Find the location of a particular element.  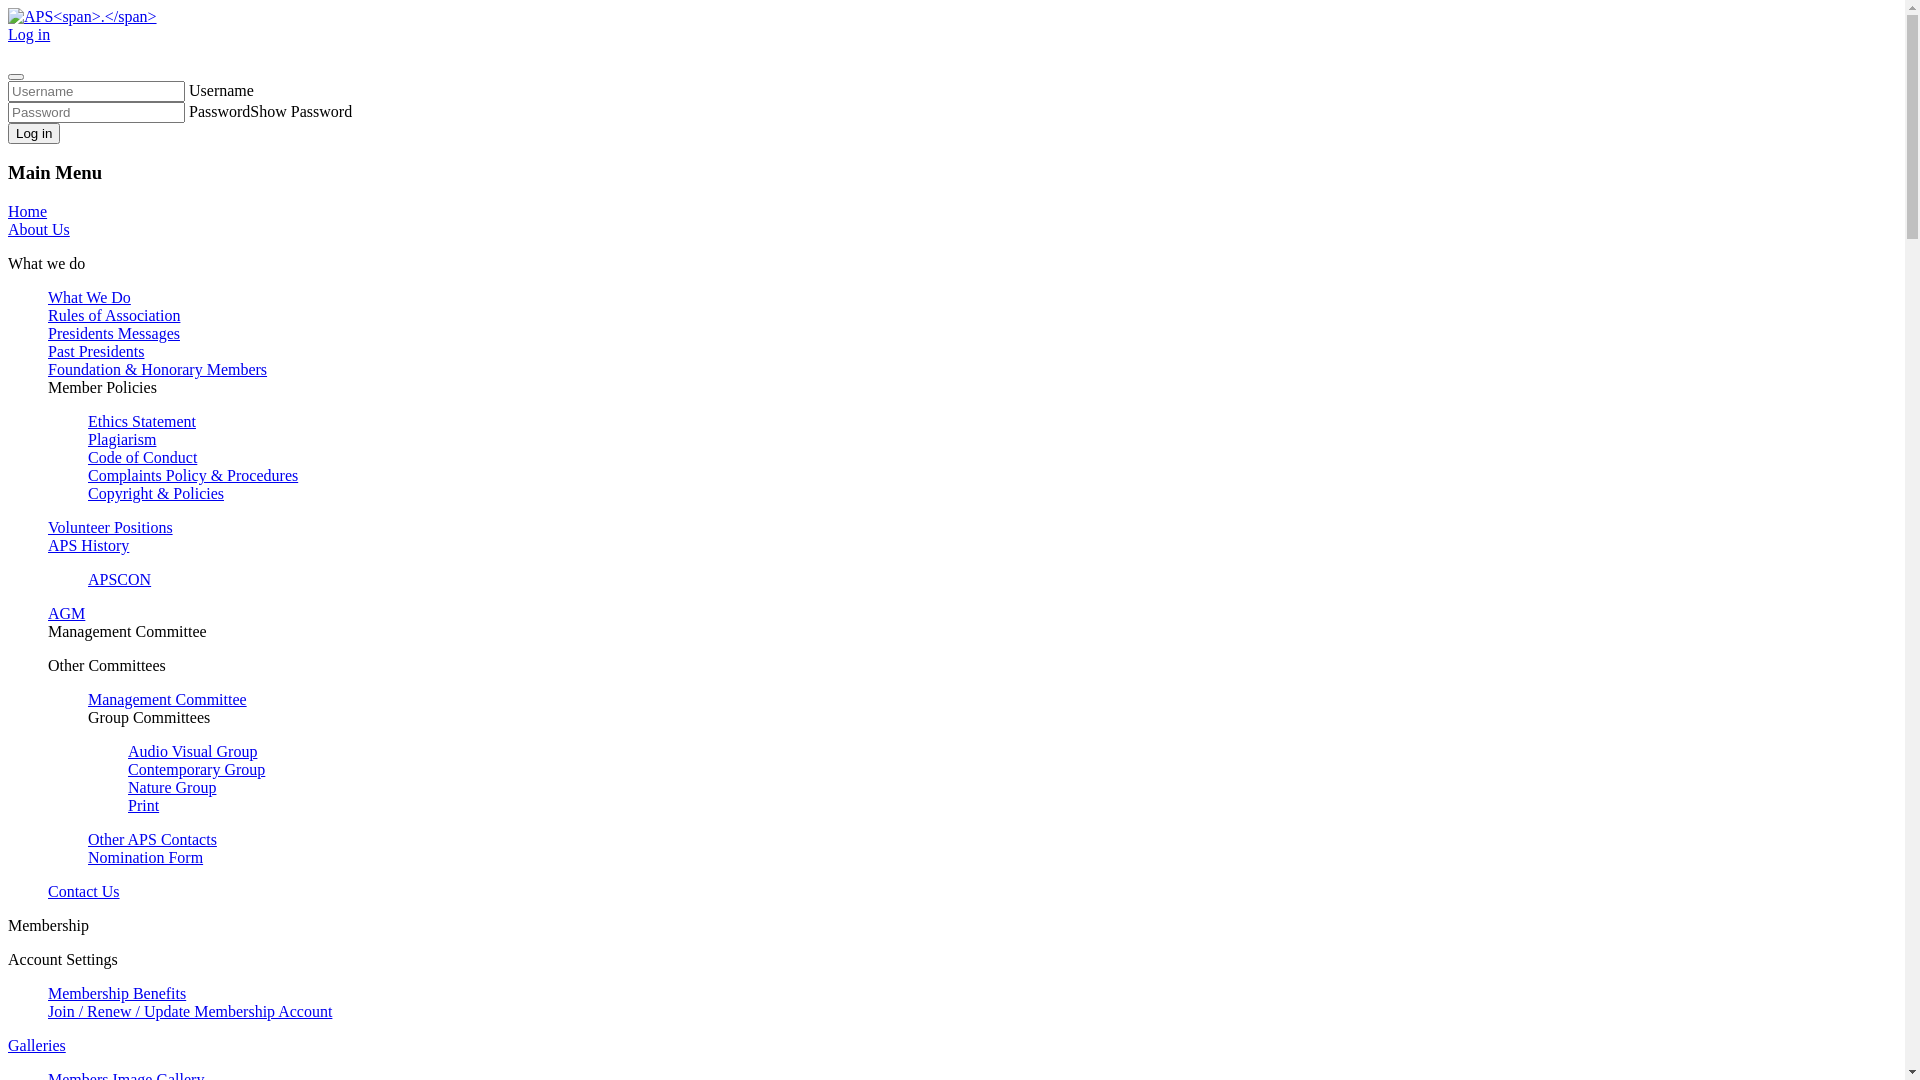

'Print' is located at coordinates (127, 804).